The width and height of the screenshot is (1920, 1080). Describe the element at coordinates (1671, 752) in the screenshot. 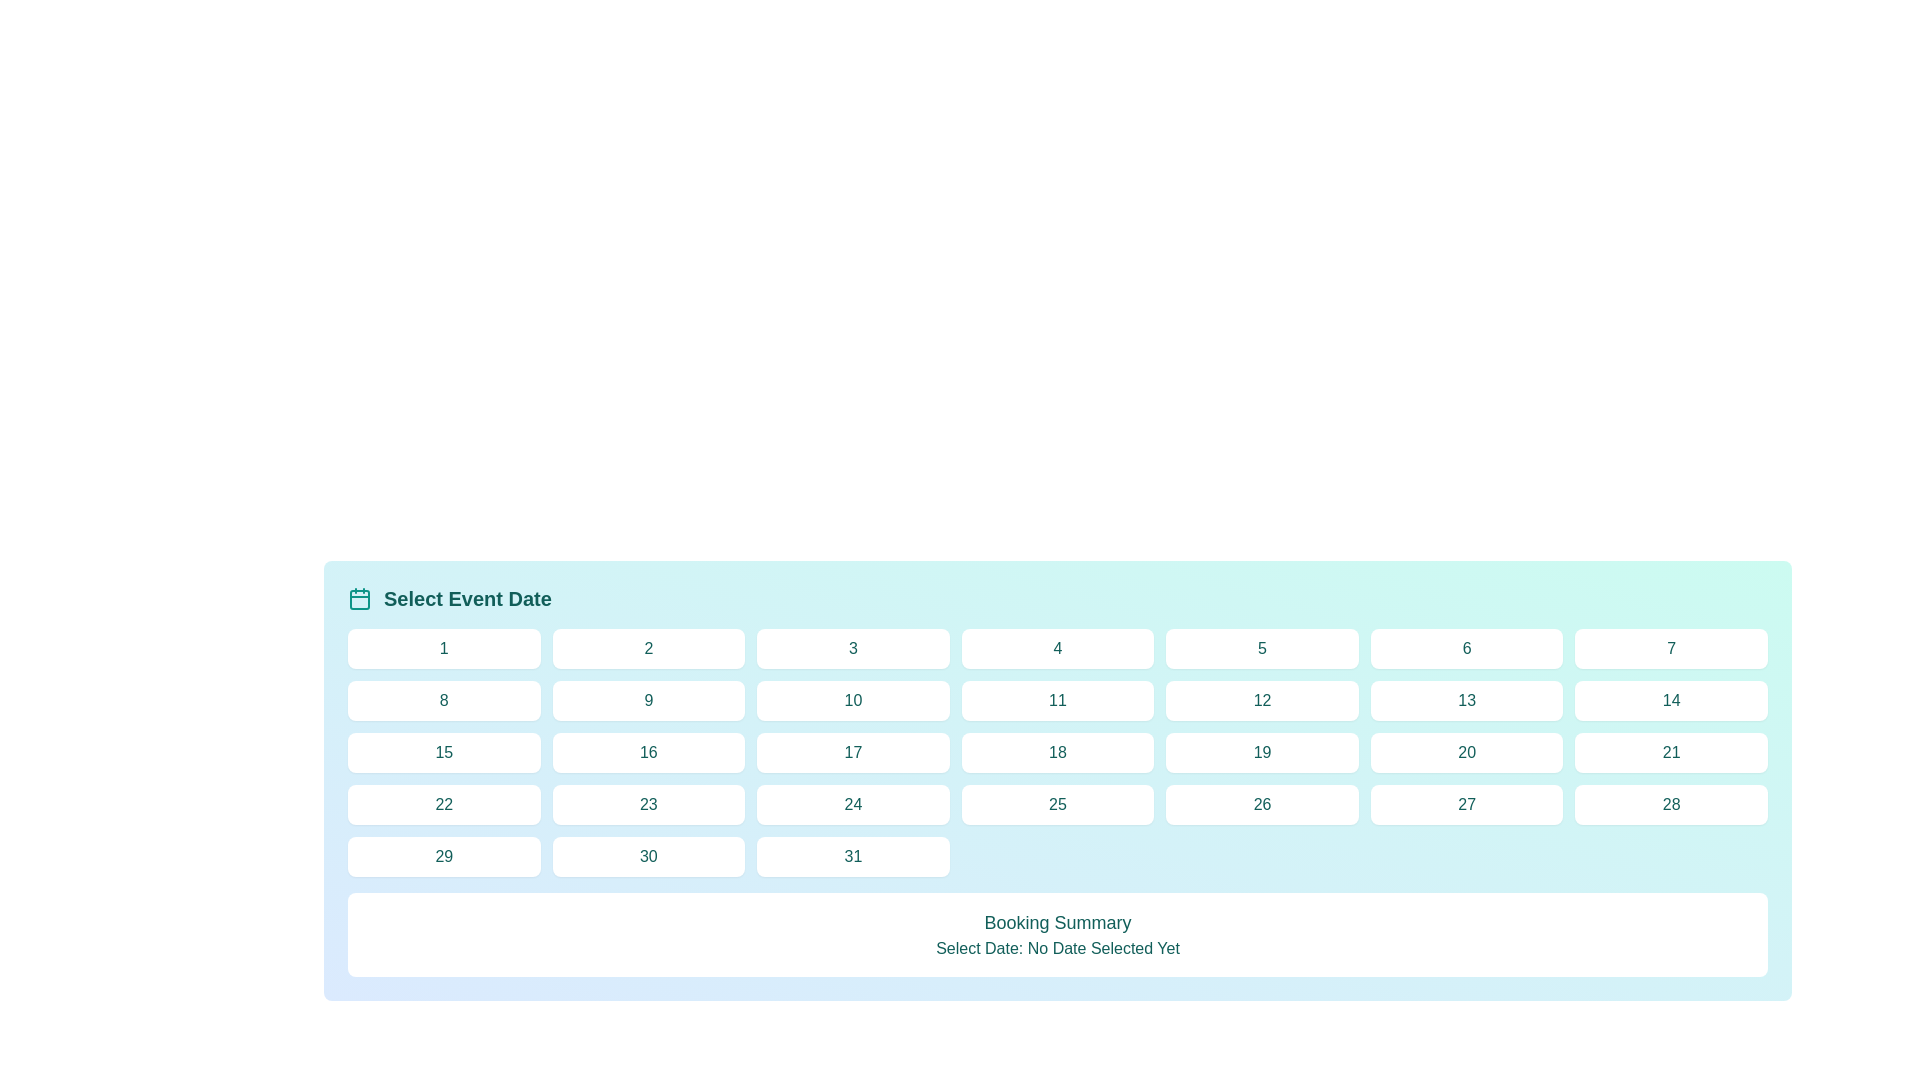

I see `the selection button for choosing the date '21' in the calendar interface, located in the fifth row and sixth column of the grid layout` at that location.